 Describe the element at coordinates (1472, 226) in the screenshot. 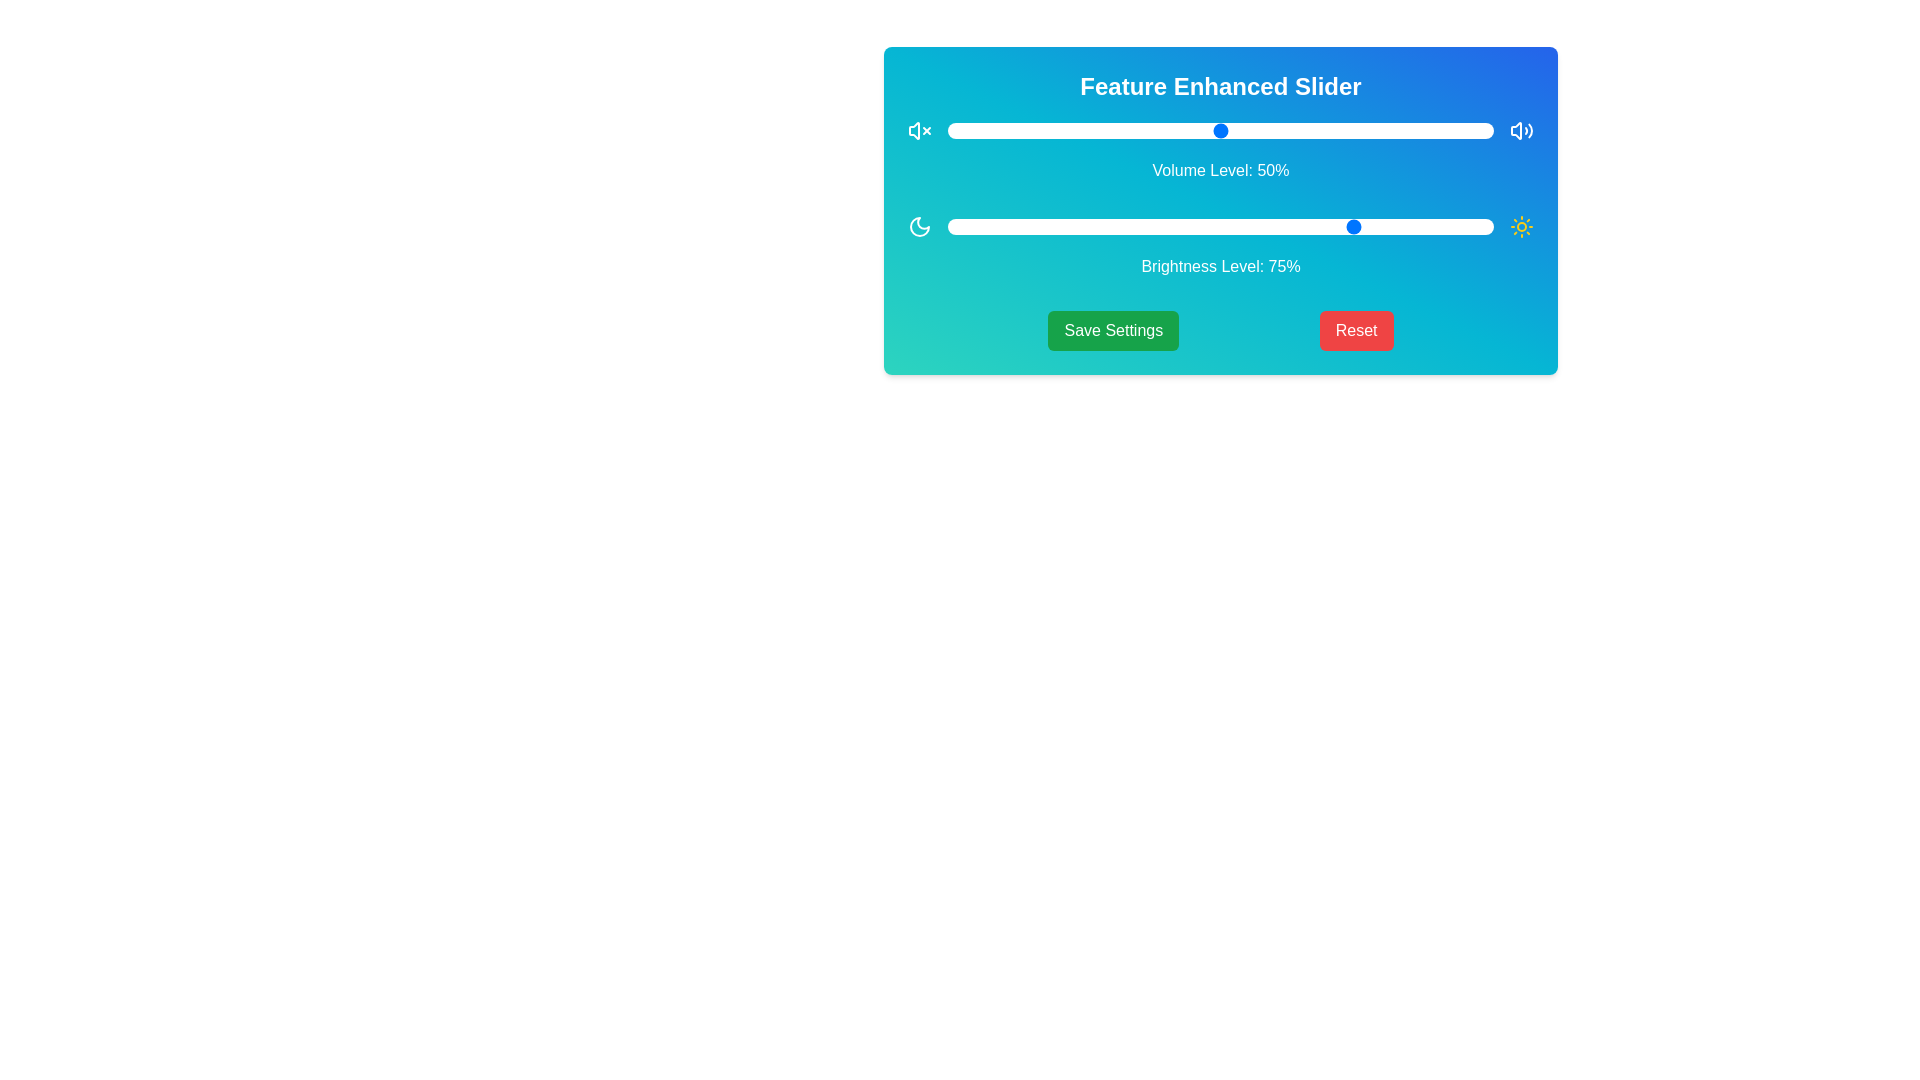

I see `brightness` at that location.